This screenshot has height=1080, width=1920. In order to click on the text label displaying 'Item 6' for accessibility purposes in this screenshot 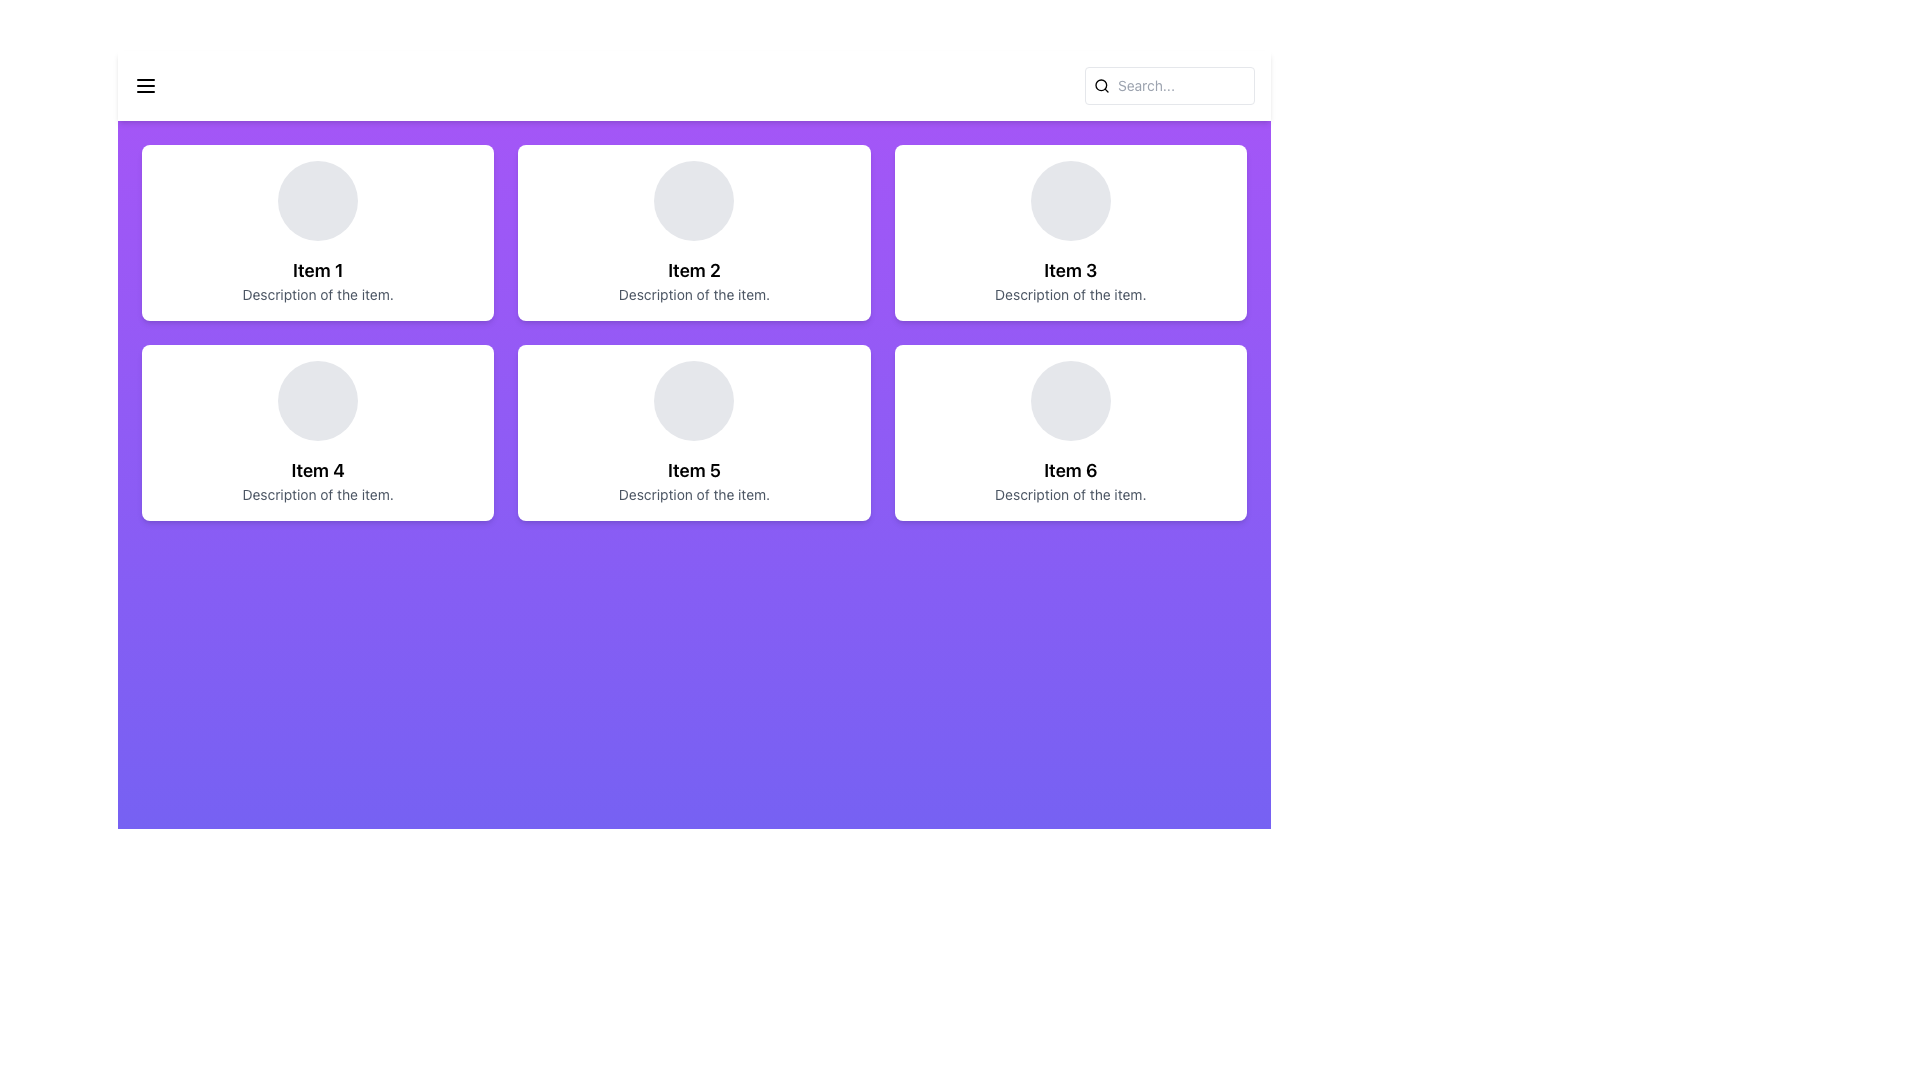, I will do `click(1069, 470)`.